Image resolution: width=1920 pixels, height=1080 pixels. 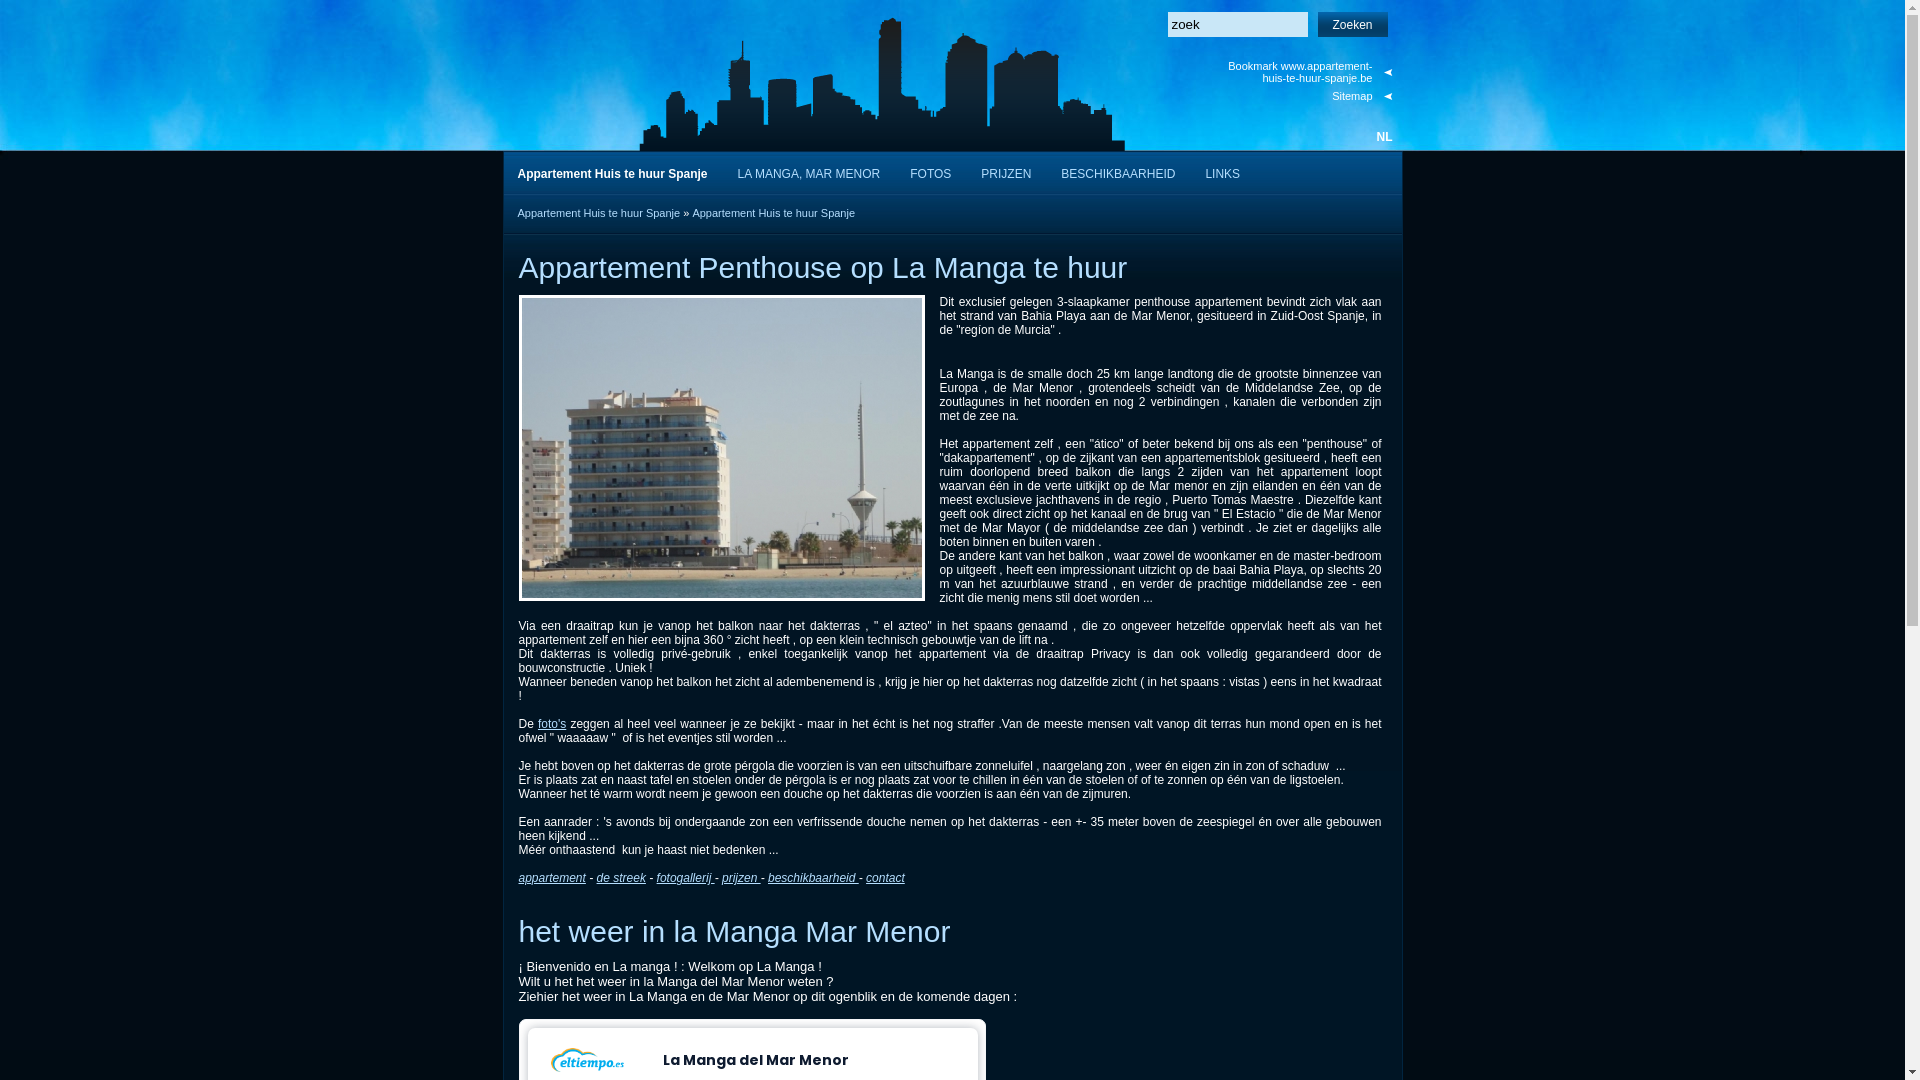 I want to click on 'fotogallerij ', so click(x=686, y=877).